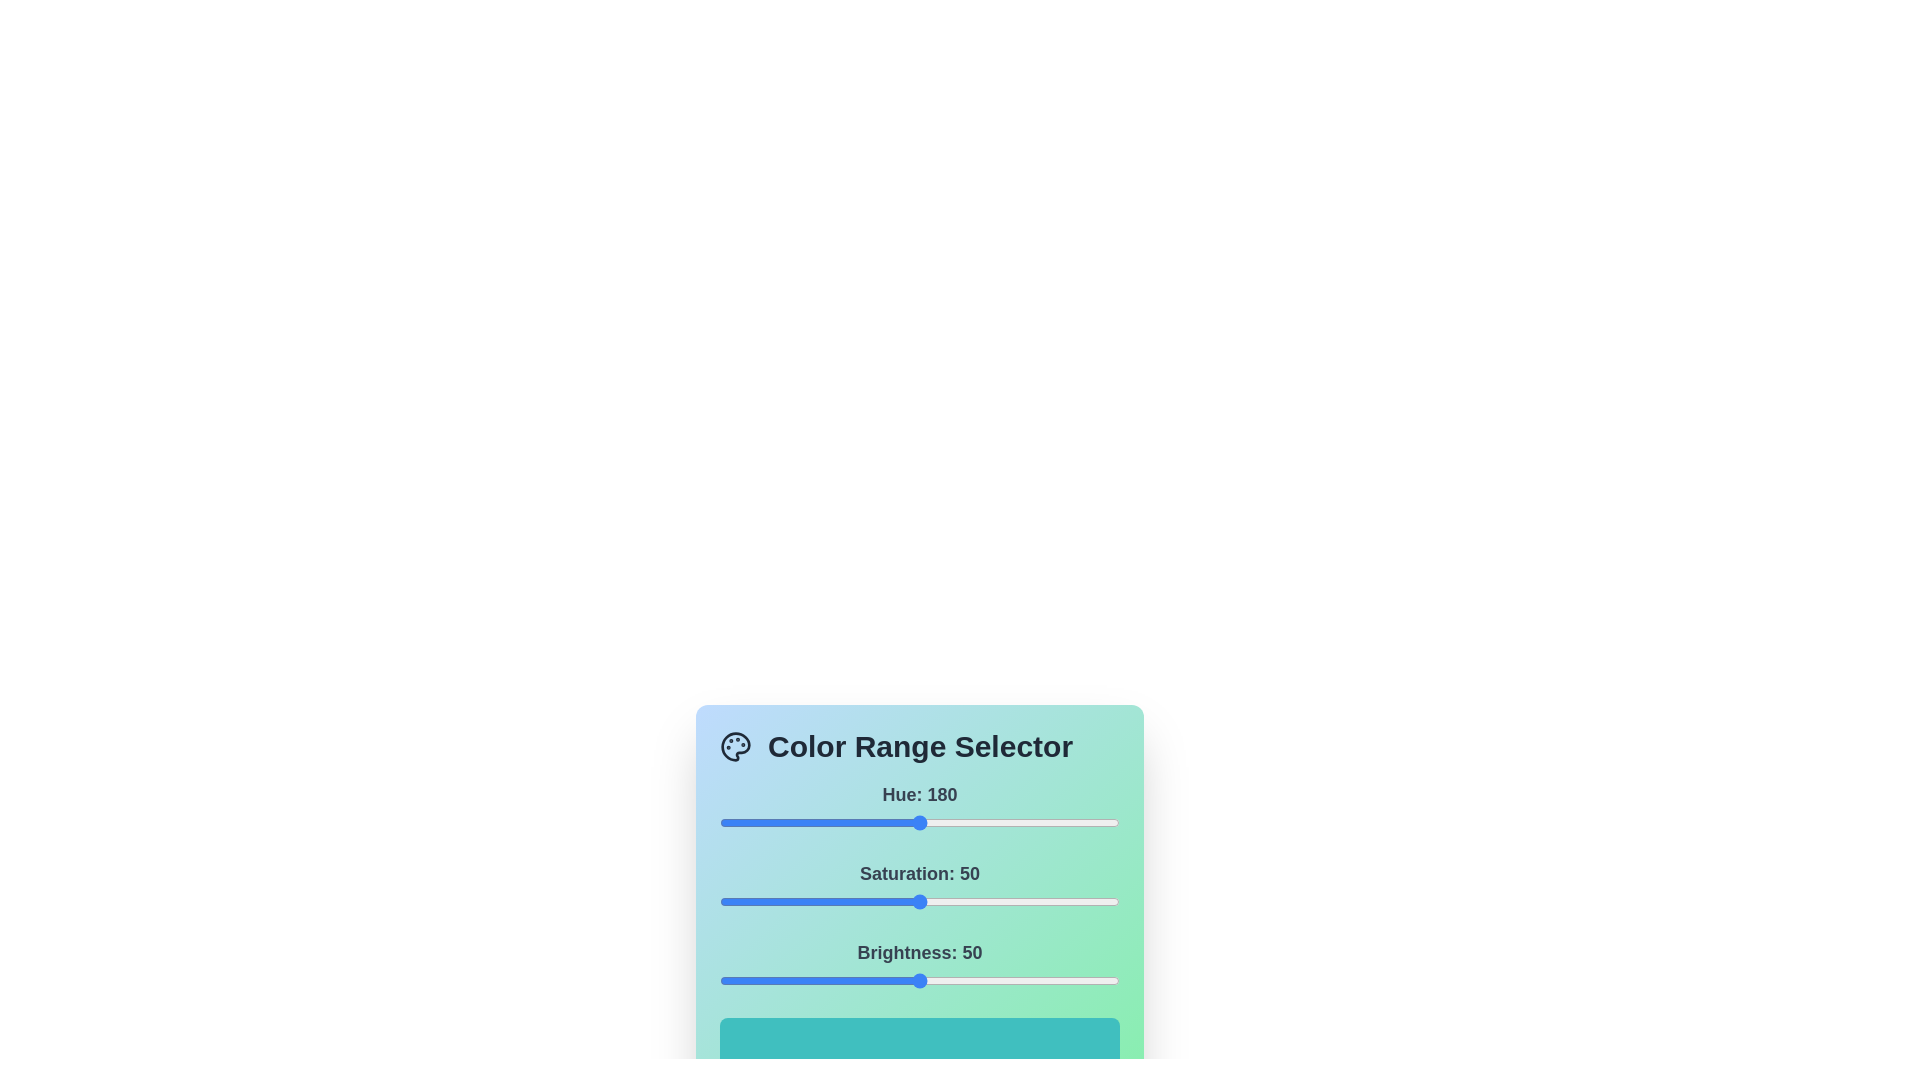  What do you see at coordinates (840, 902) in the screenshot?
I see `the 1 slider to 30` at bounding box center [840, 902].